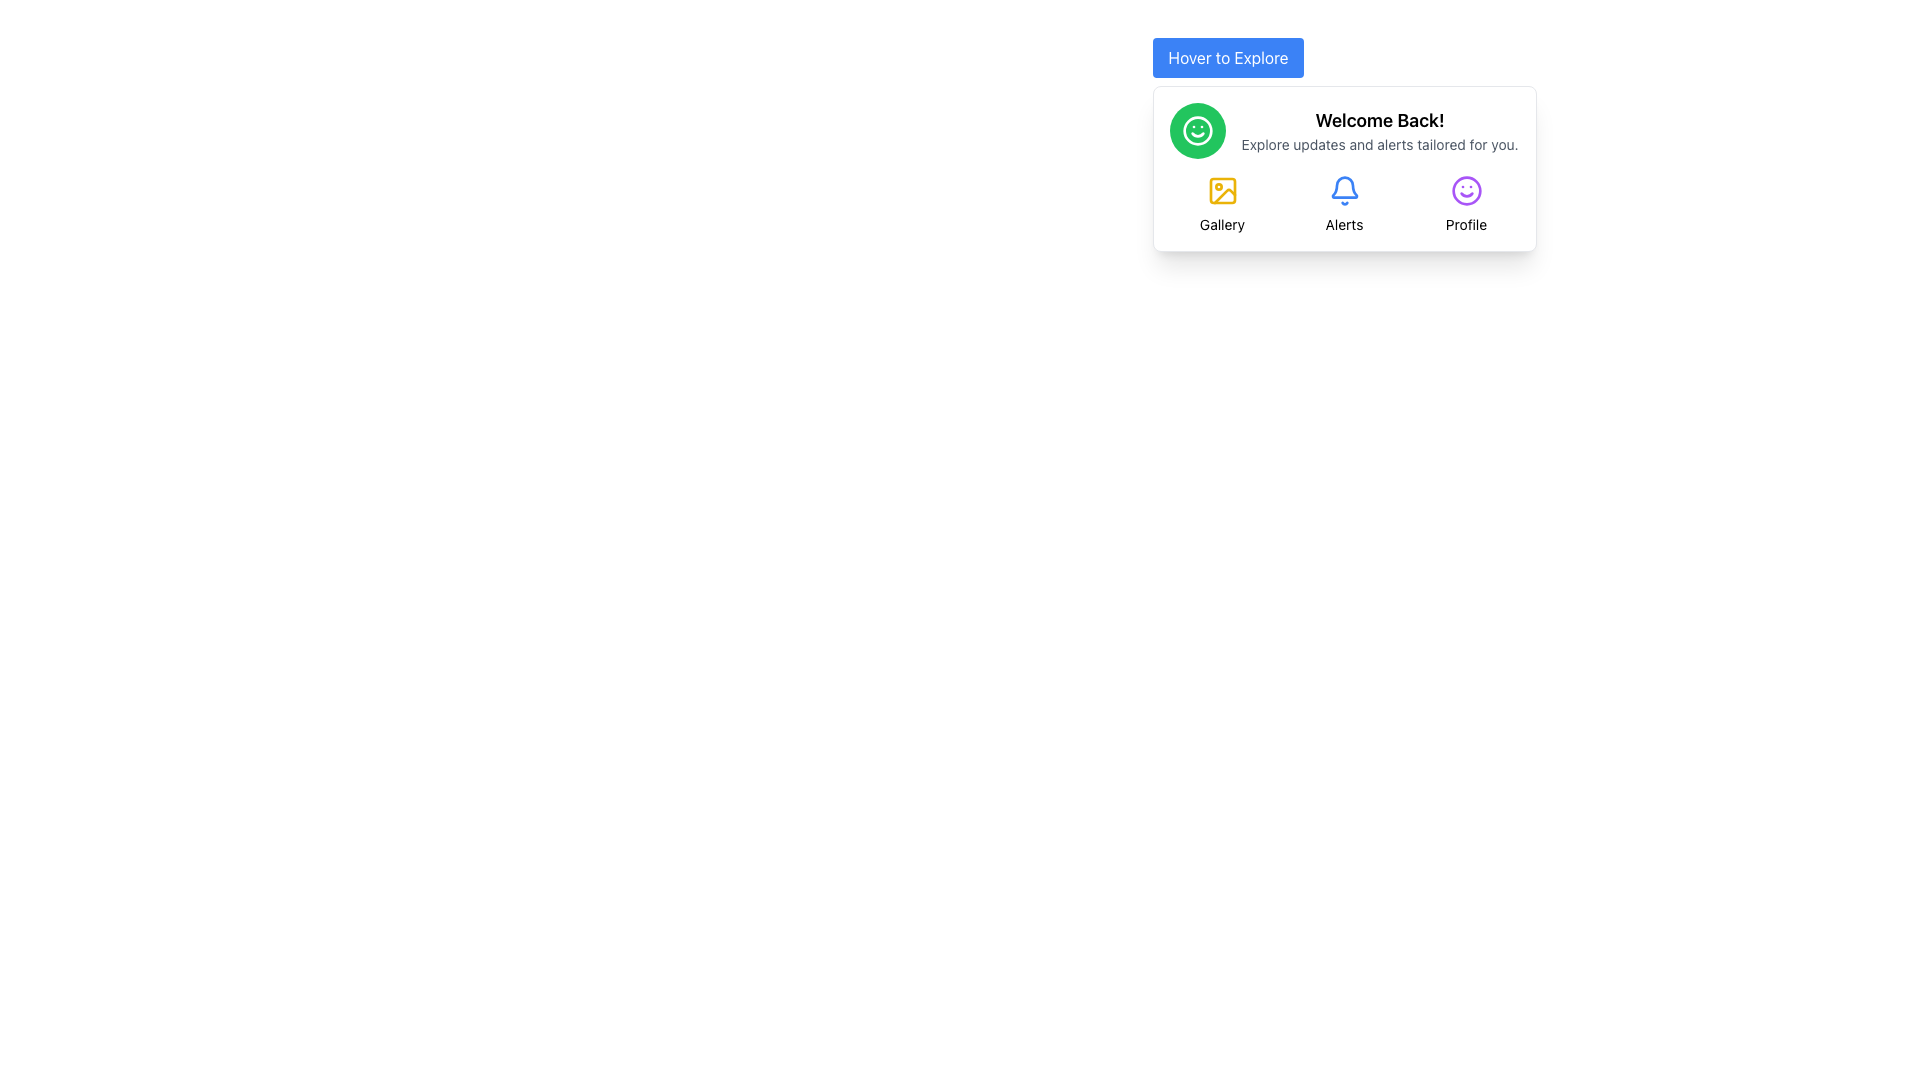 This screenshot has width=1920, height=1080. I want to click on the label indicating the profile-related option, which is centrally aligned below the purple smiley icon in the card-like section, so click(1466, 224).